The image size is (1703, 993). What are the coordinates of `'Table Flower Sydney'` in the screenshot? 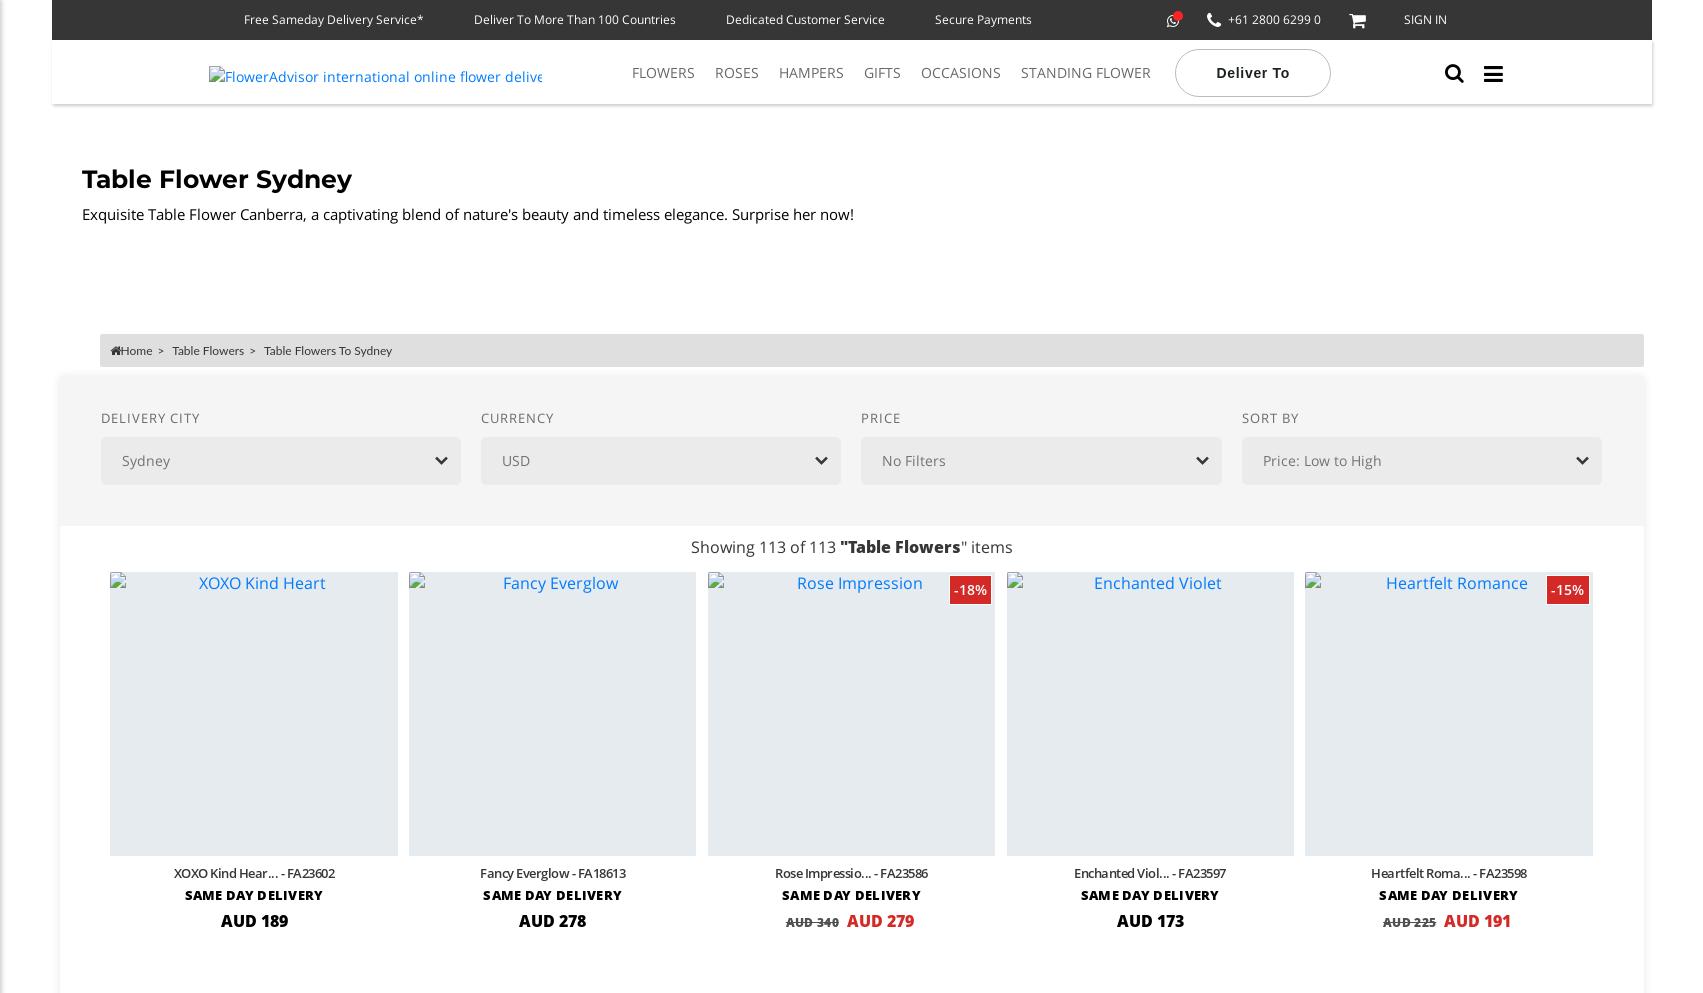 It's located at (214, 178).